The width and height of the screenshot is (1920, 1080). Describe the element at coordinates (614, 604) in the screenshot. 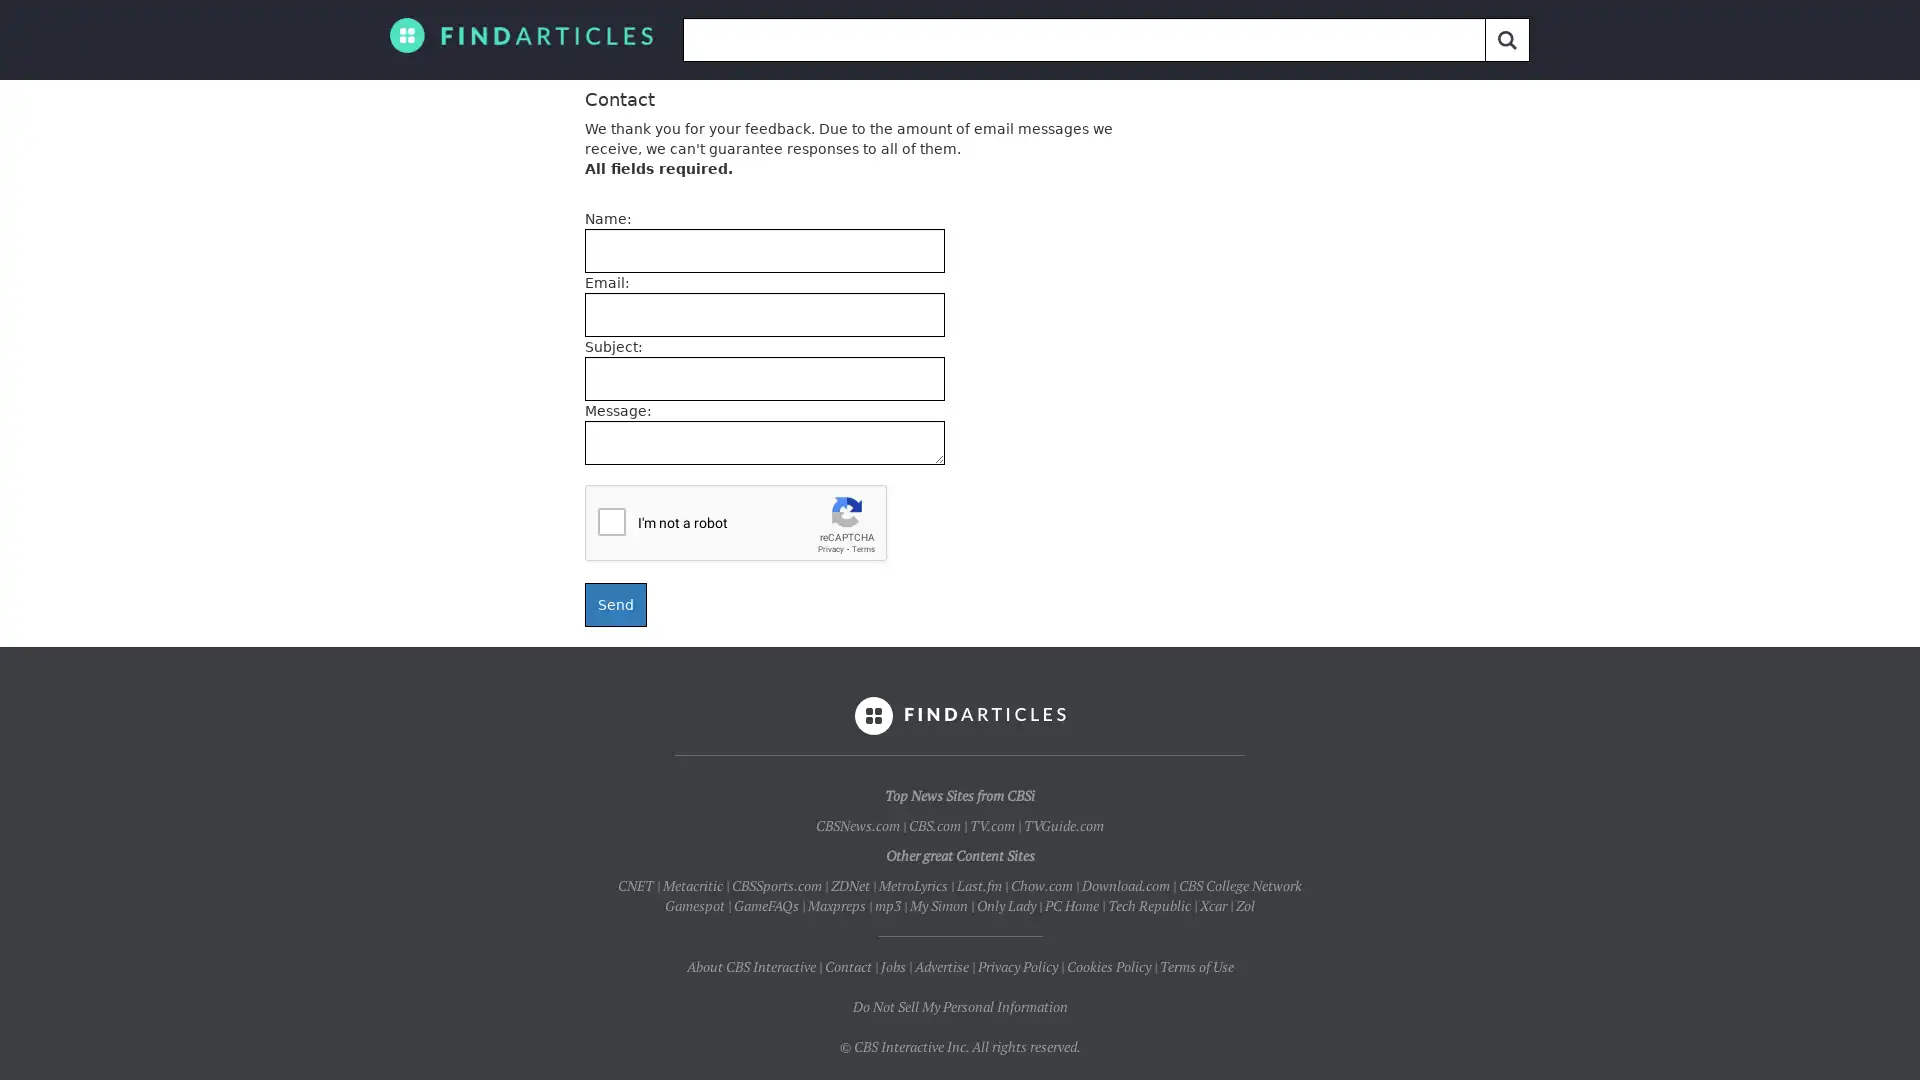

I see `Send` at that location.